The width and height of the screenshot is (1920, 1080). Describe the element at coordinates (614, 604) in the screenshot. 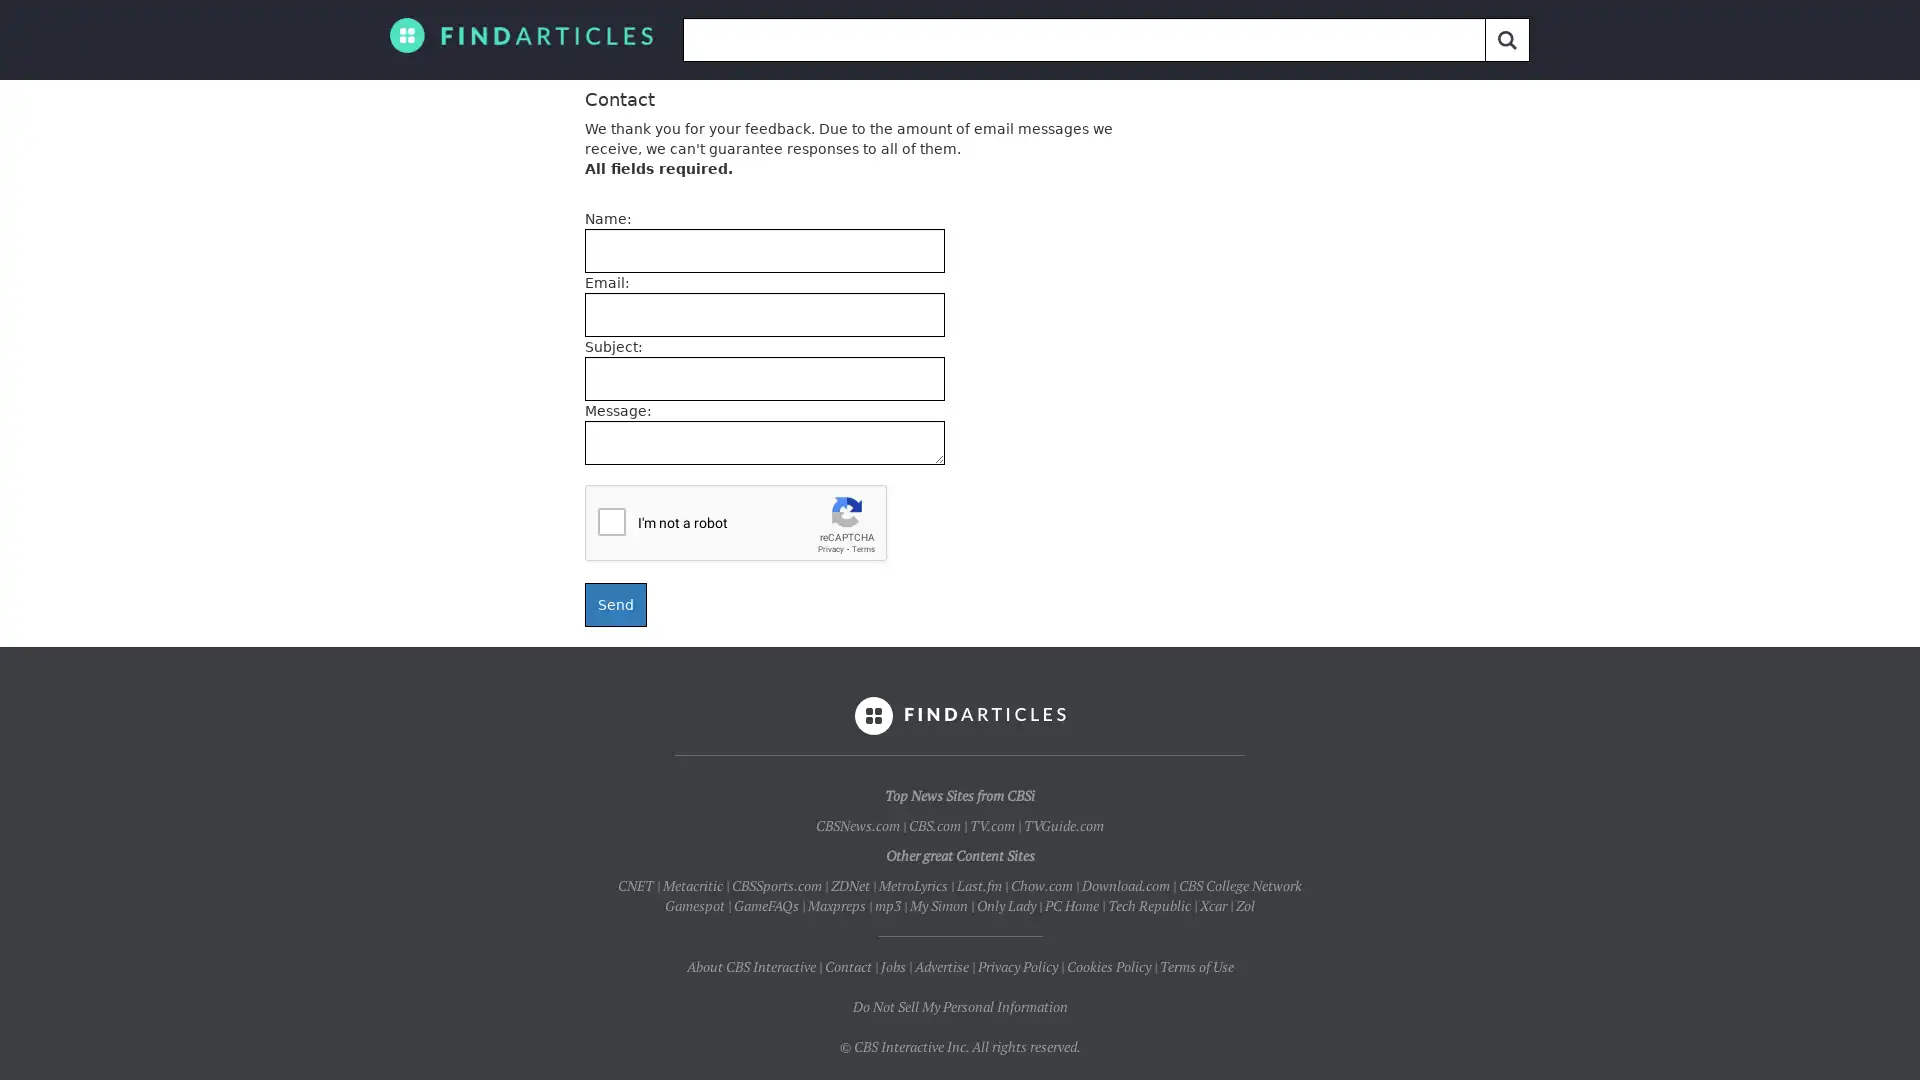

I see `Send` at that location.